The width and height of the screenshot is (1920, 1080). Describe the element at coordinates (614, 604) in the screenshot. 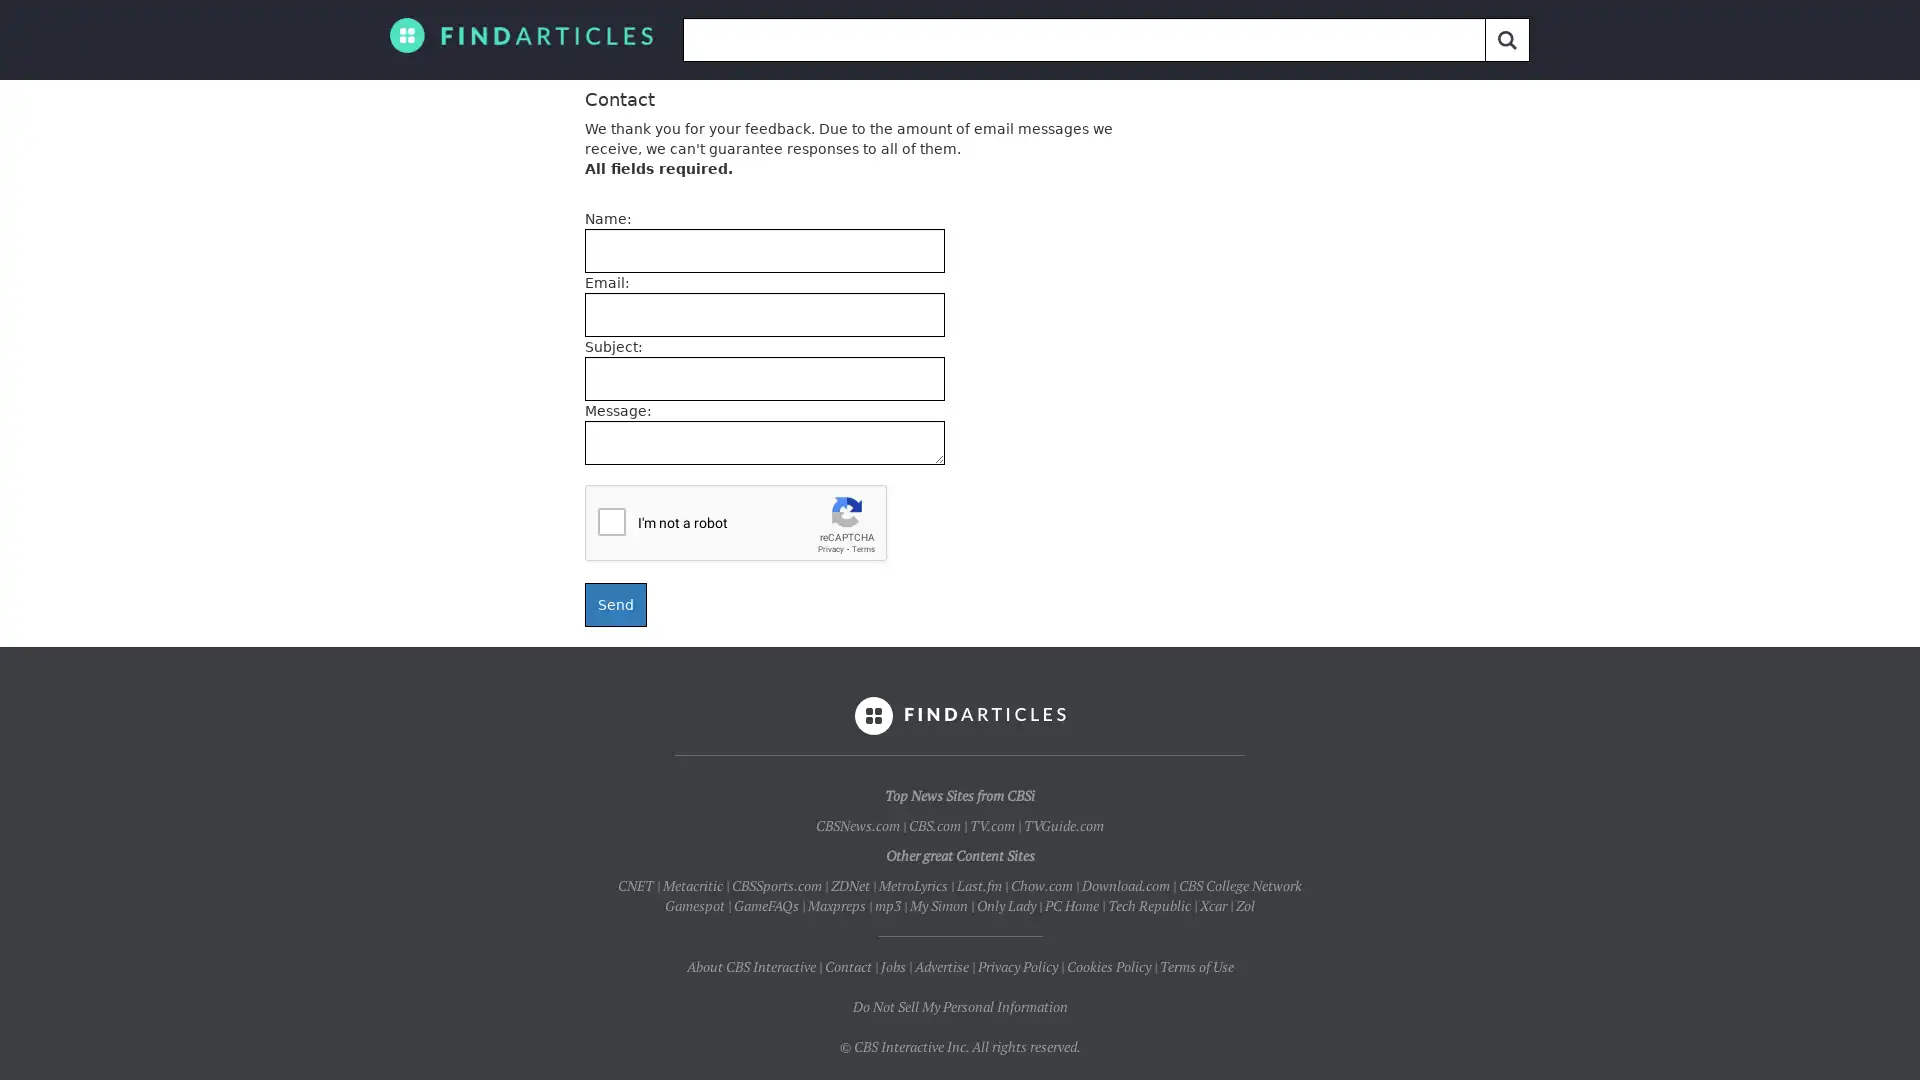

I see `Send` at that location.